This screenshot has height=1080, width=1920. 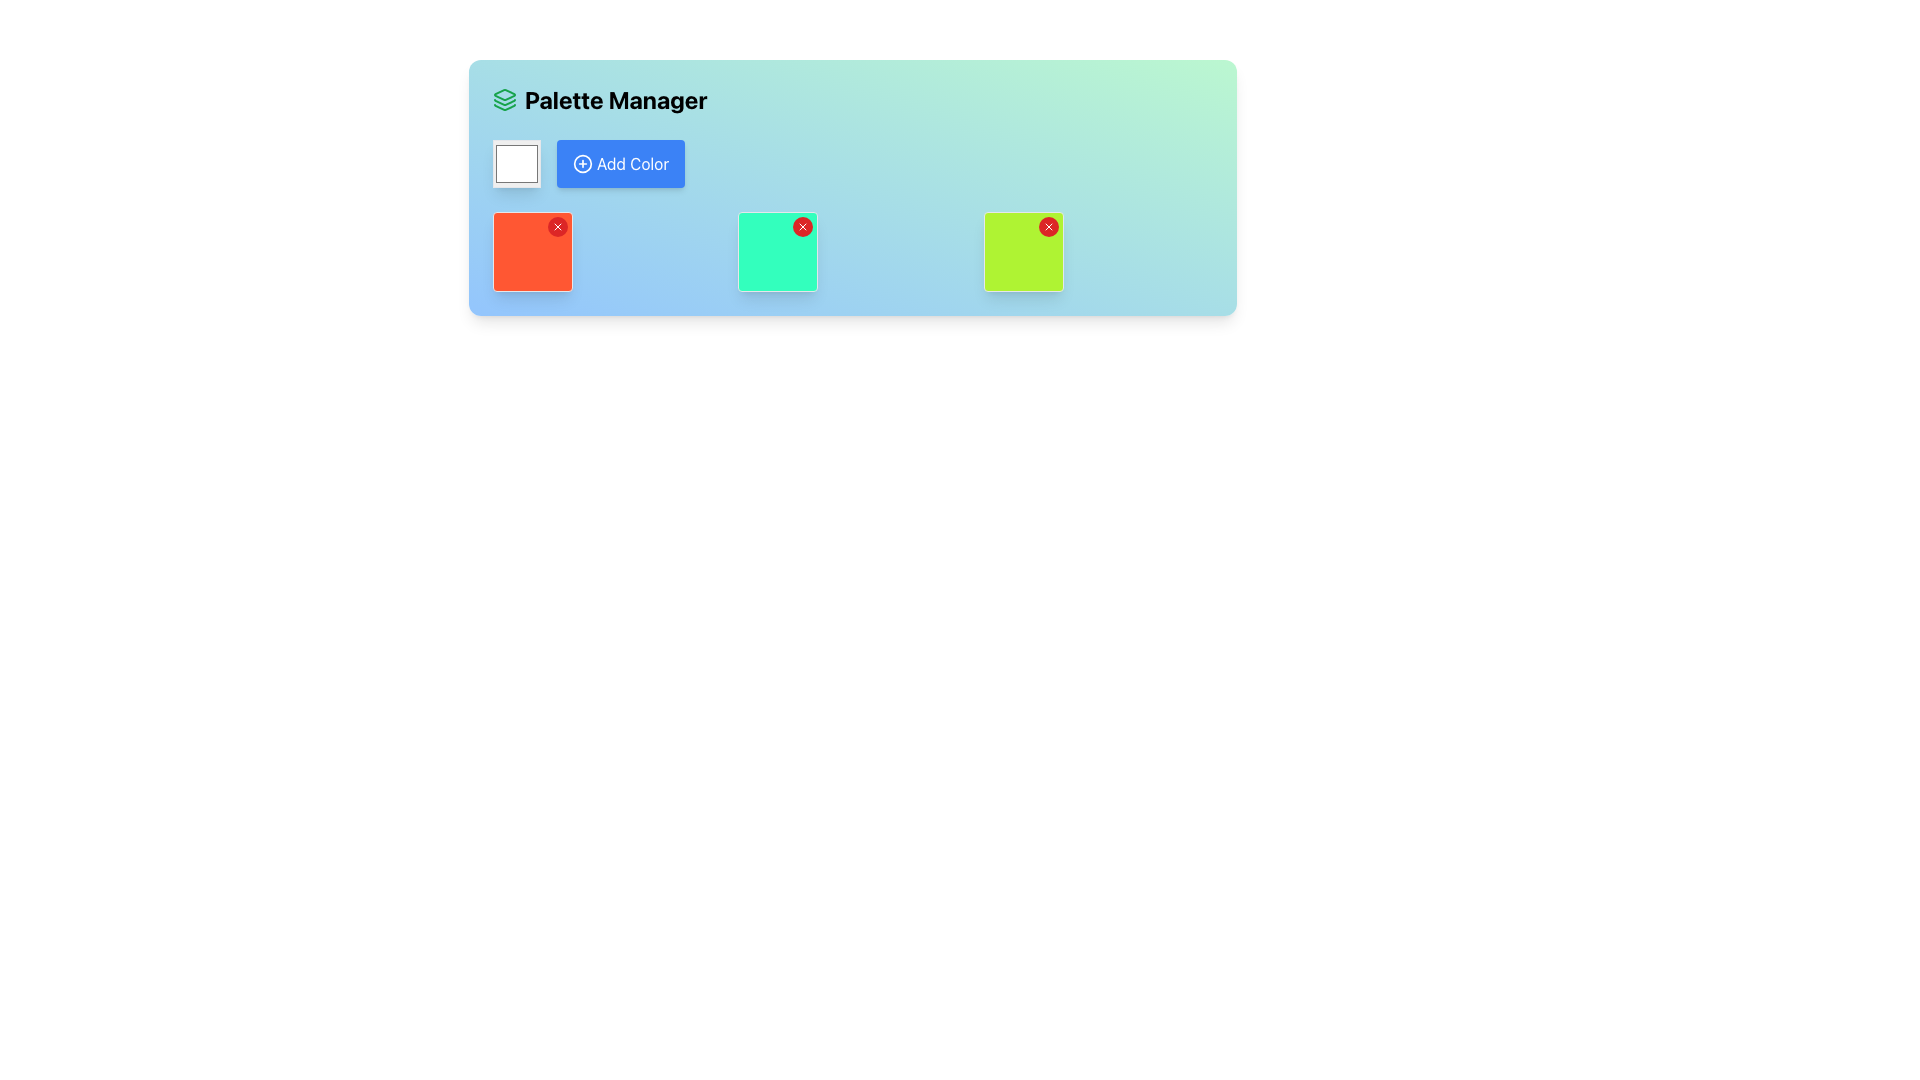 What do you see at coordinates (532, 250) in the screenshot?
I see `the square box with a red-orange background and rounded corners, located under the 'Add Color' button` at bounding box center [532, 250].